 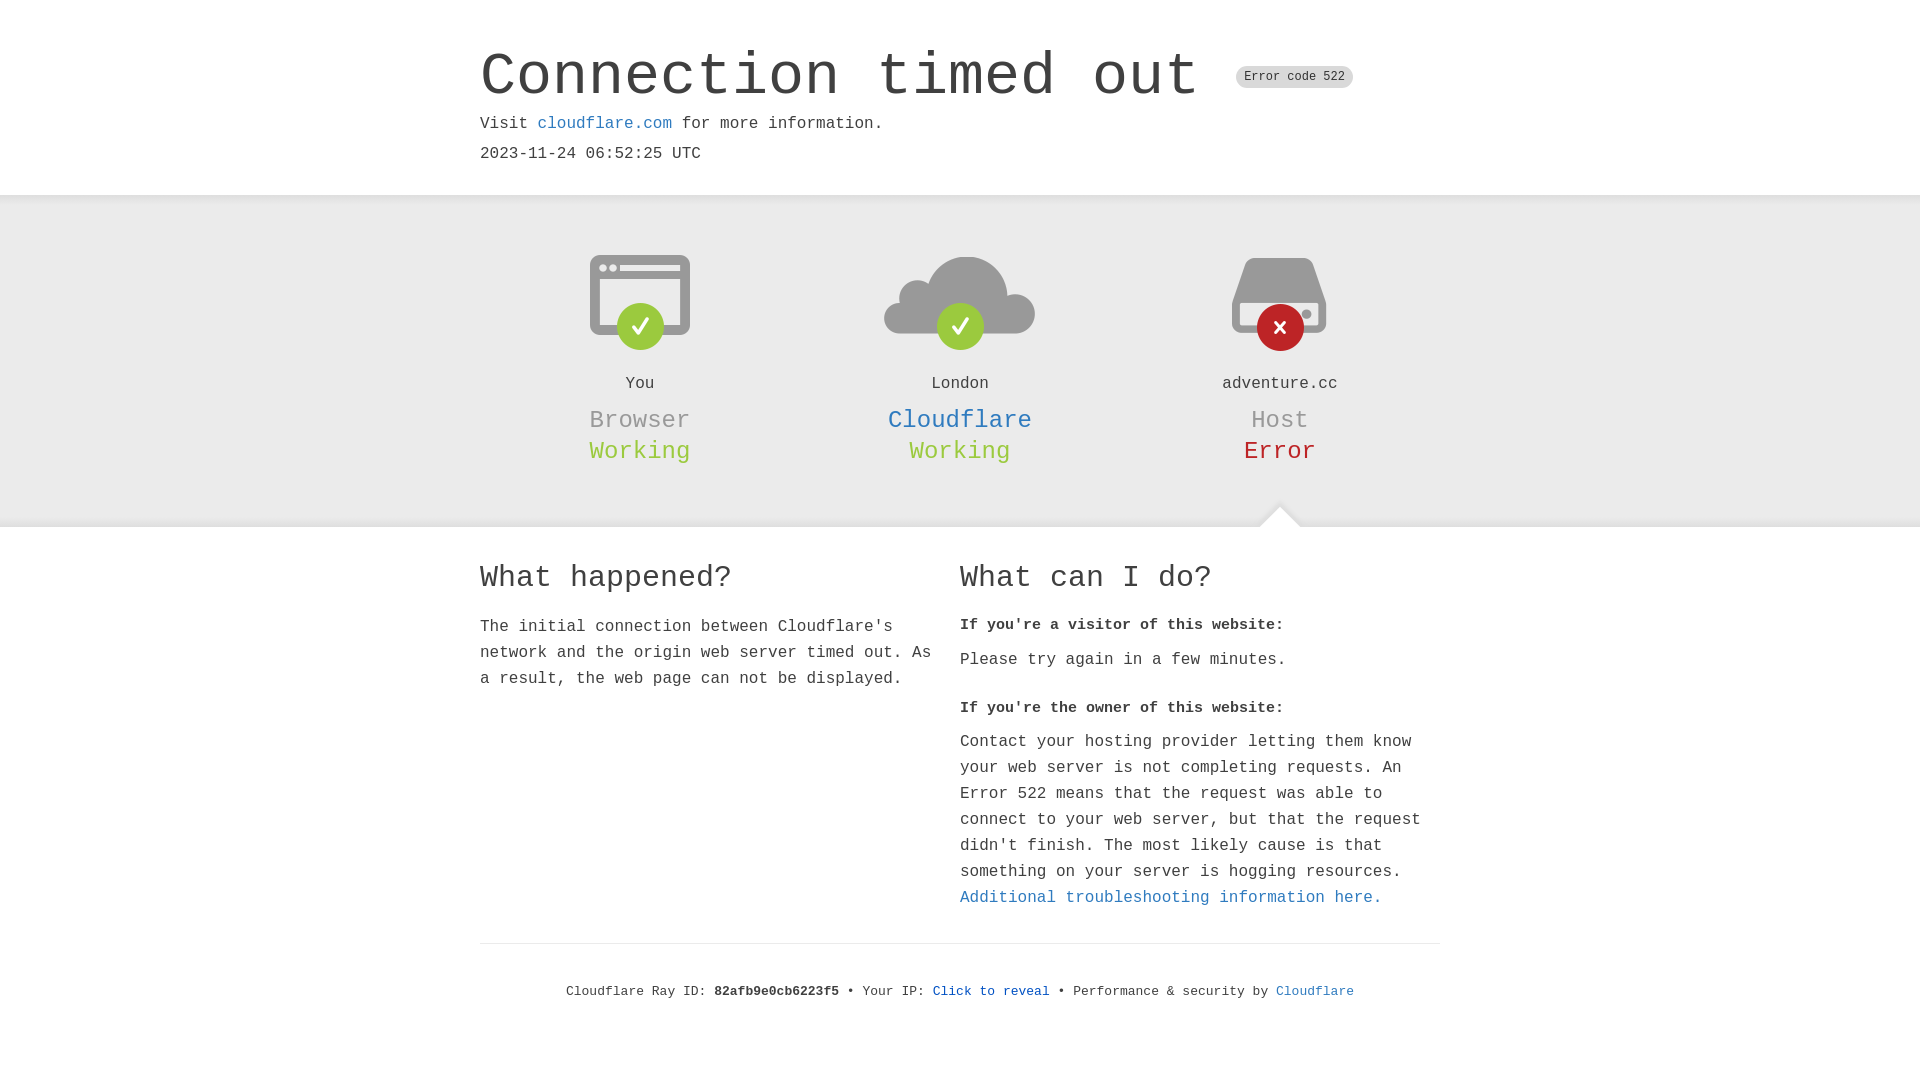 I want to click on 'cloudflare.com', so click(x=603, y=123).